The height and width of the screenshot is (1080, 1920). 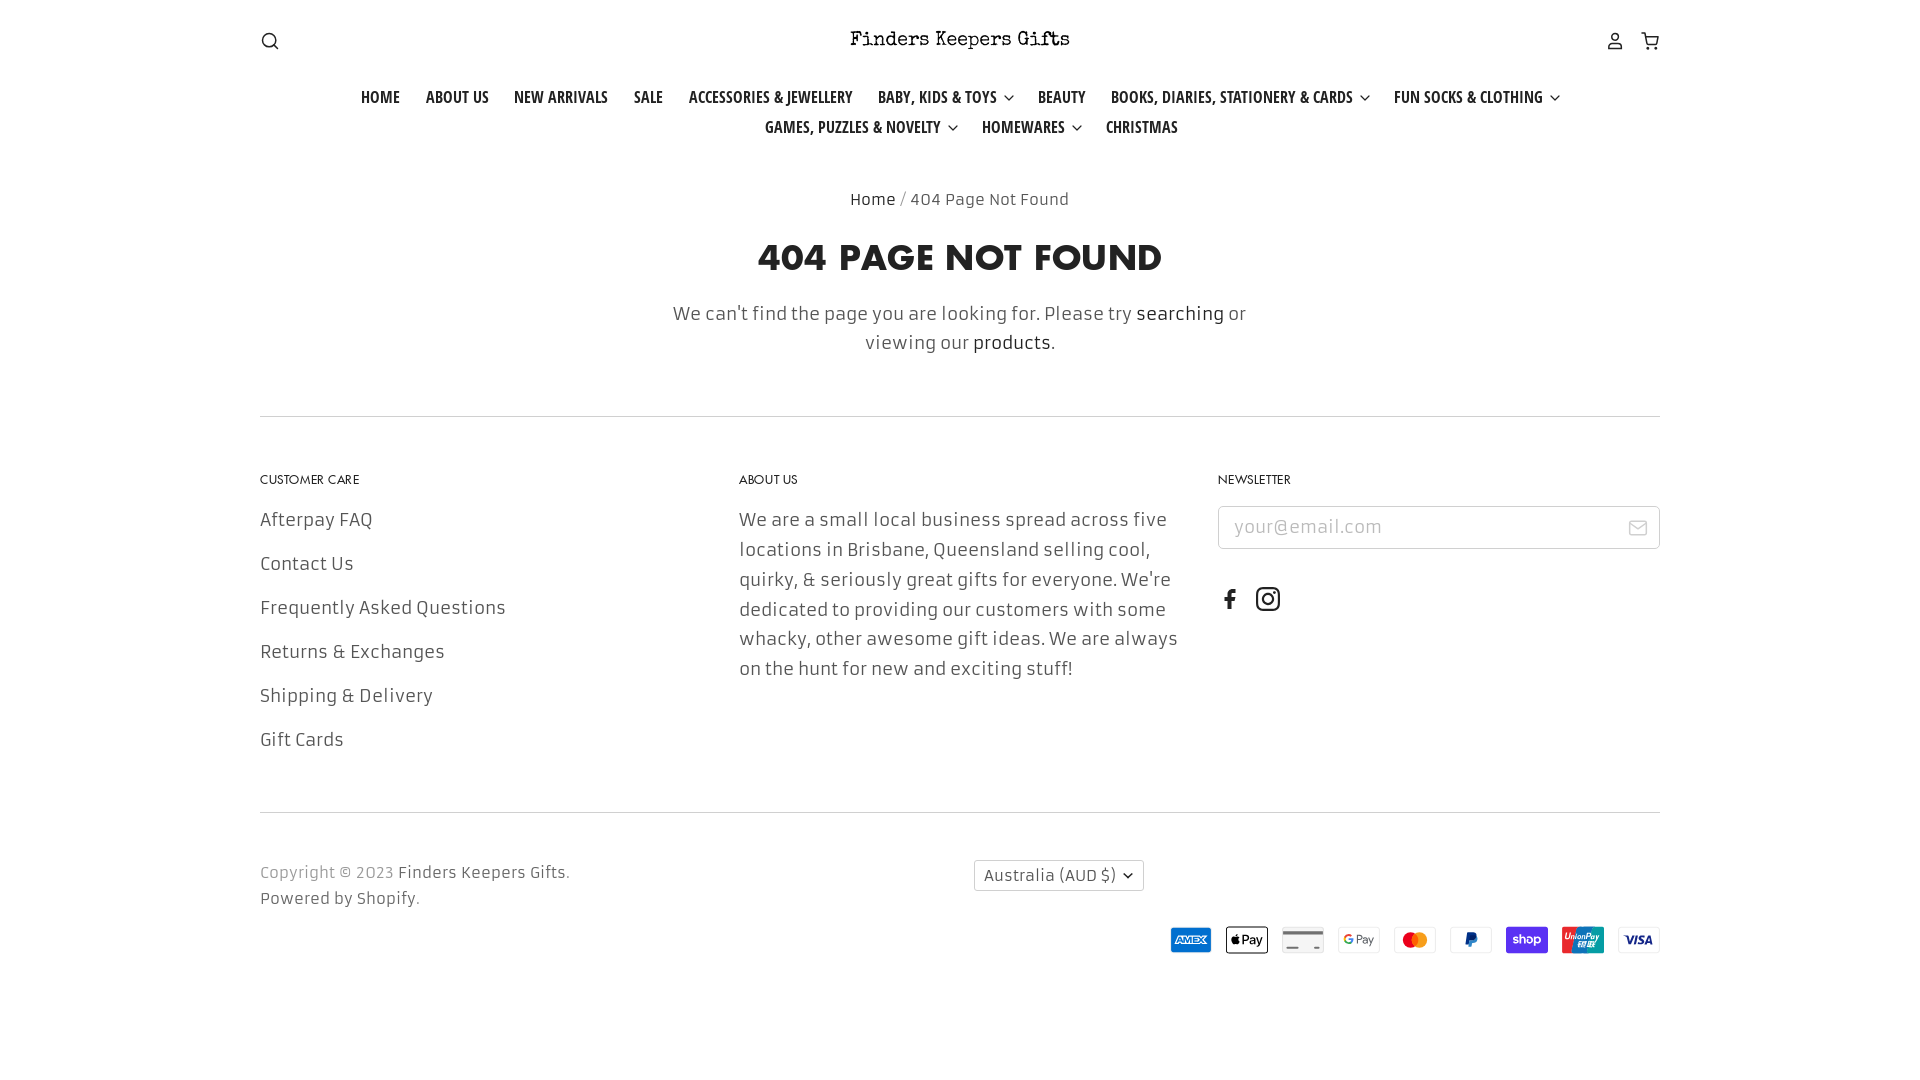 What do you see at coordinates (1012, 342) in the screenshot?
I see `'products'` at bounding box center [1012, 342].